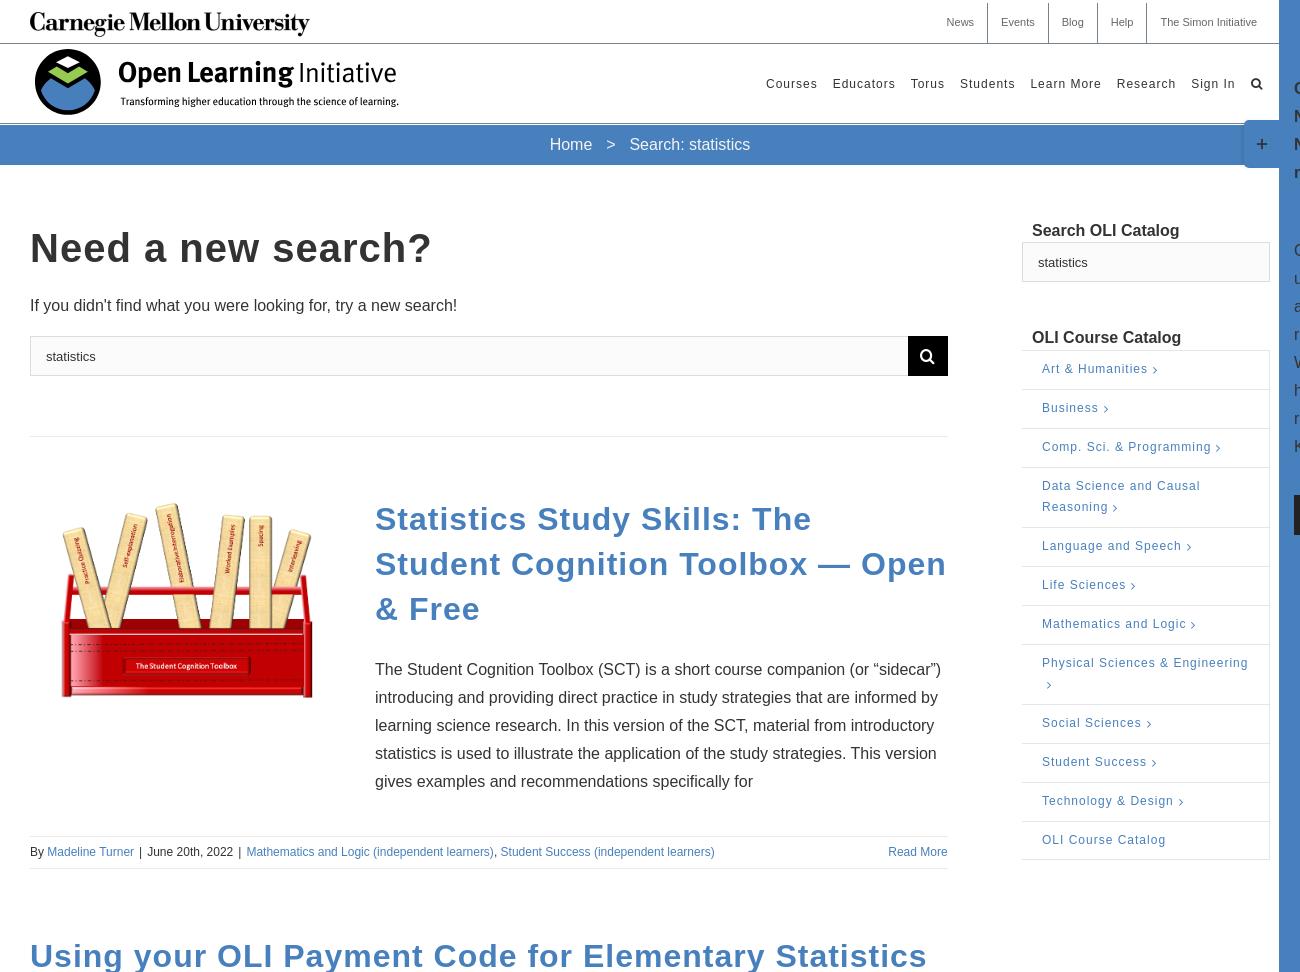 The image size is (1300, 972). What do you see at coordinates (657, 724) in the screenshot?
I see `'The Student Cognition Toolbox (SCT) is a short course companion (or “sidecar”) introducing and providing direct practice in study strategies that are informed by learning science research. In this version of the SCT, material from introductory statistics is used to illustrate the application of the study strategies. This version gives examples and recommendations specifically for'` at bounding box center [657, 724].